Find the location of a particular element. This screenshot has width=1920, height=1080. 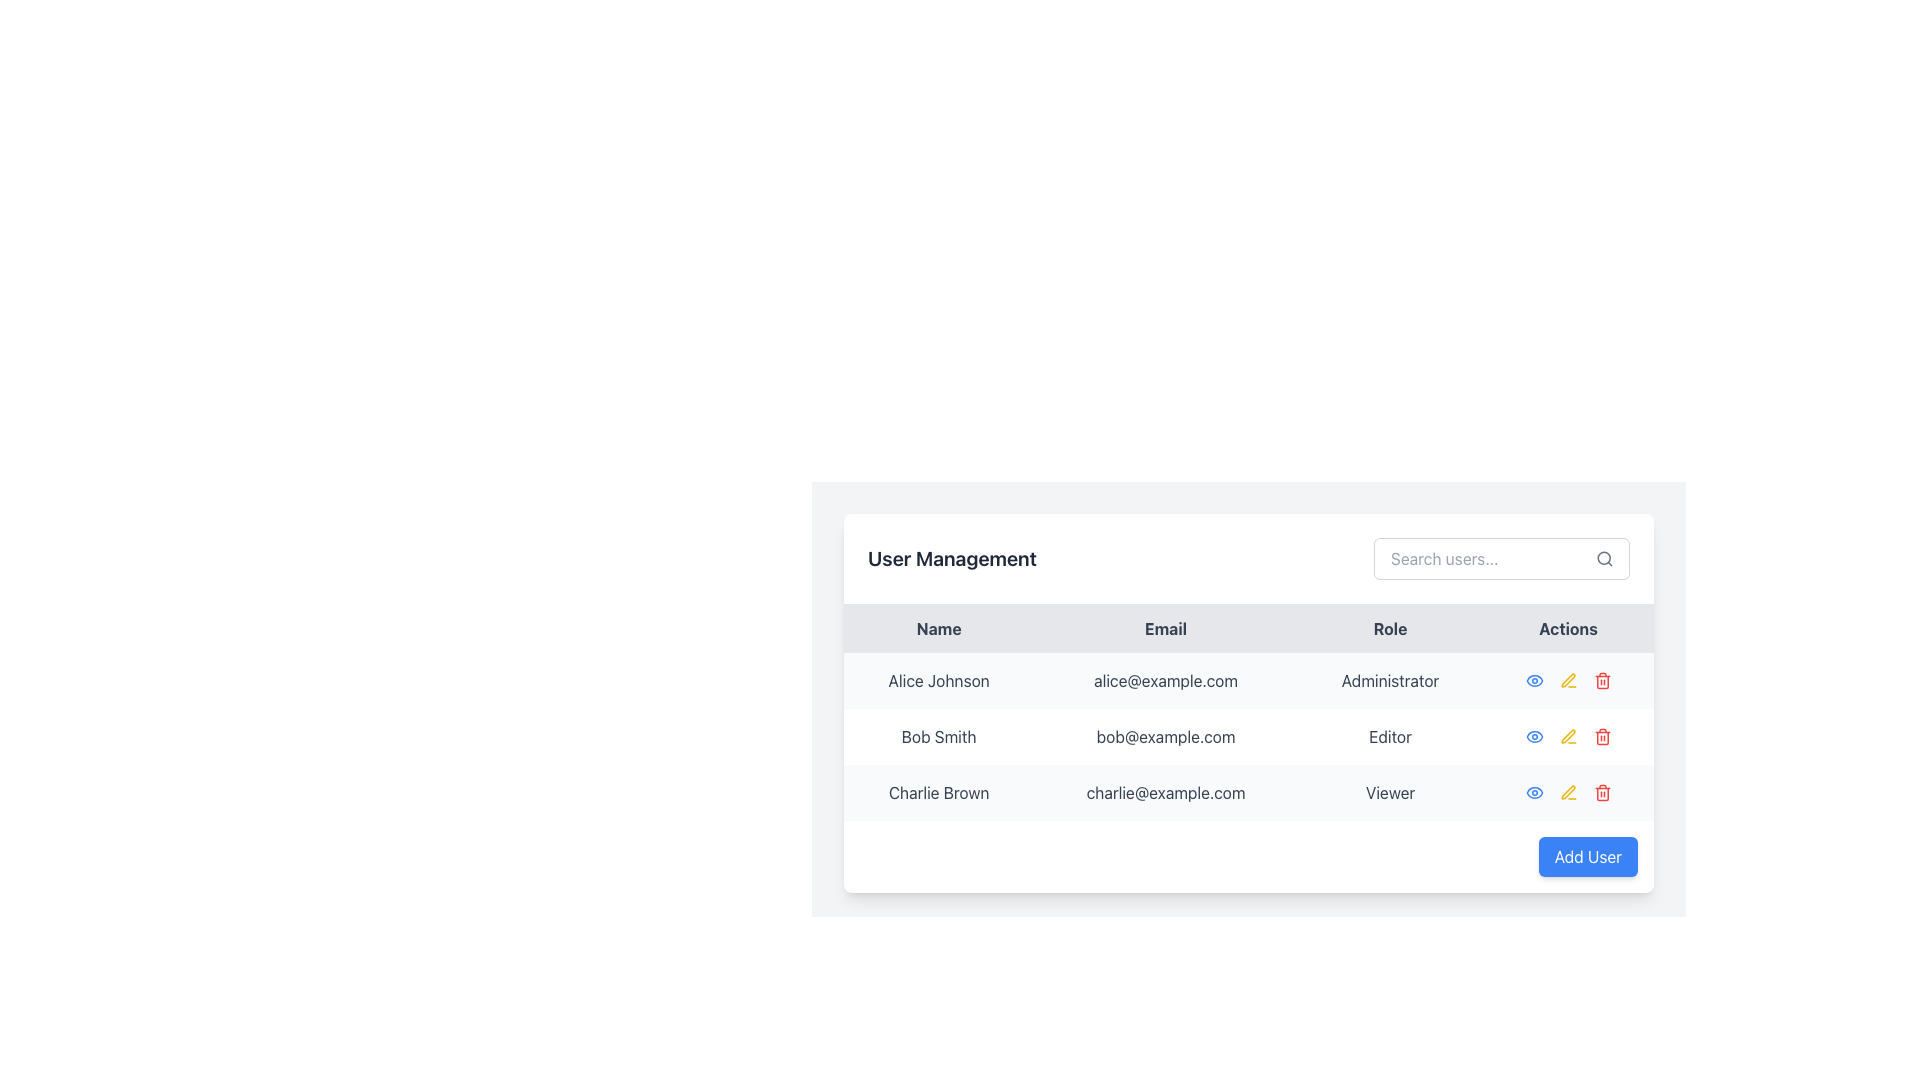

the second row in the 'User Management' table that displays user details for 'Bob Smith' is located at coordinates (1247, 736).